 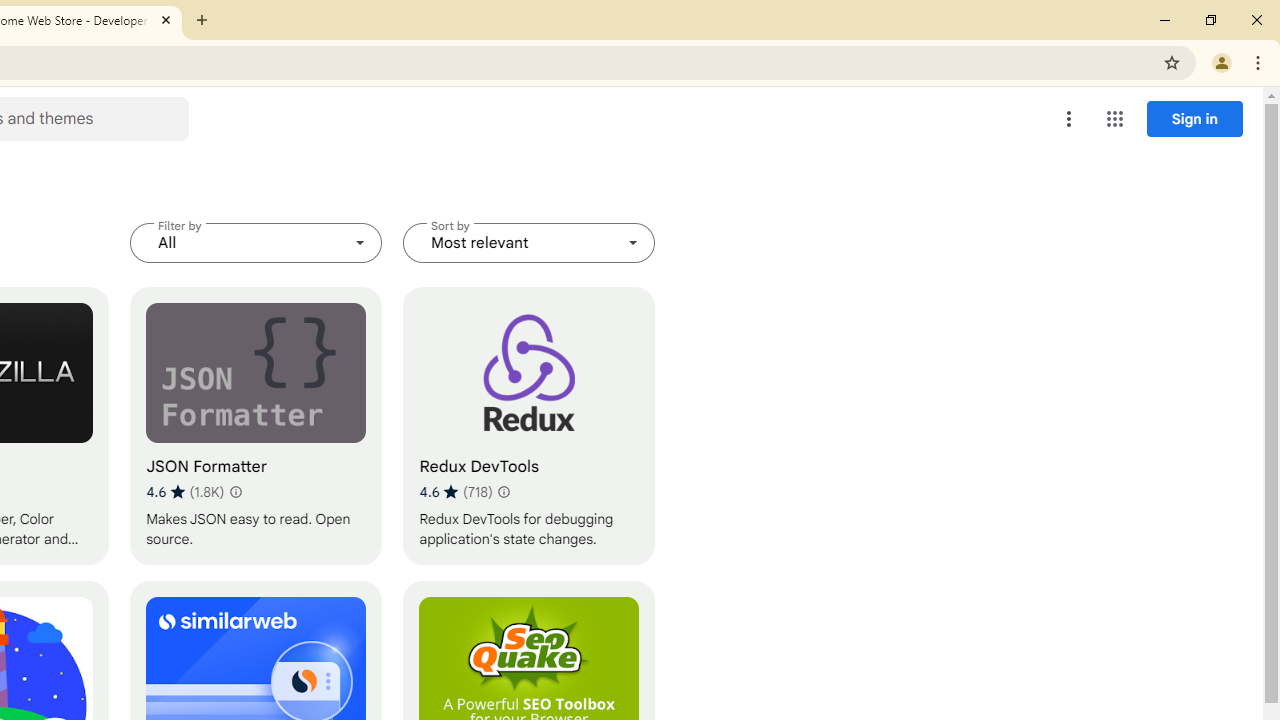 I want to click on 'JSON Formatter', so click(x=255, y=425).